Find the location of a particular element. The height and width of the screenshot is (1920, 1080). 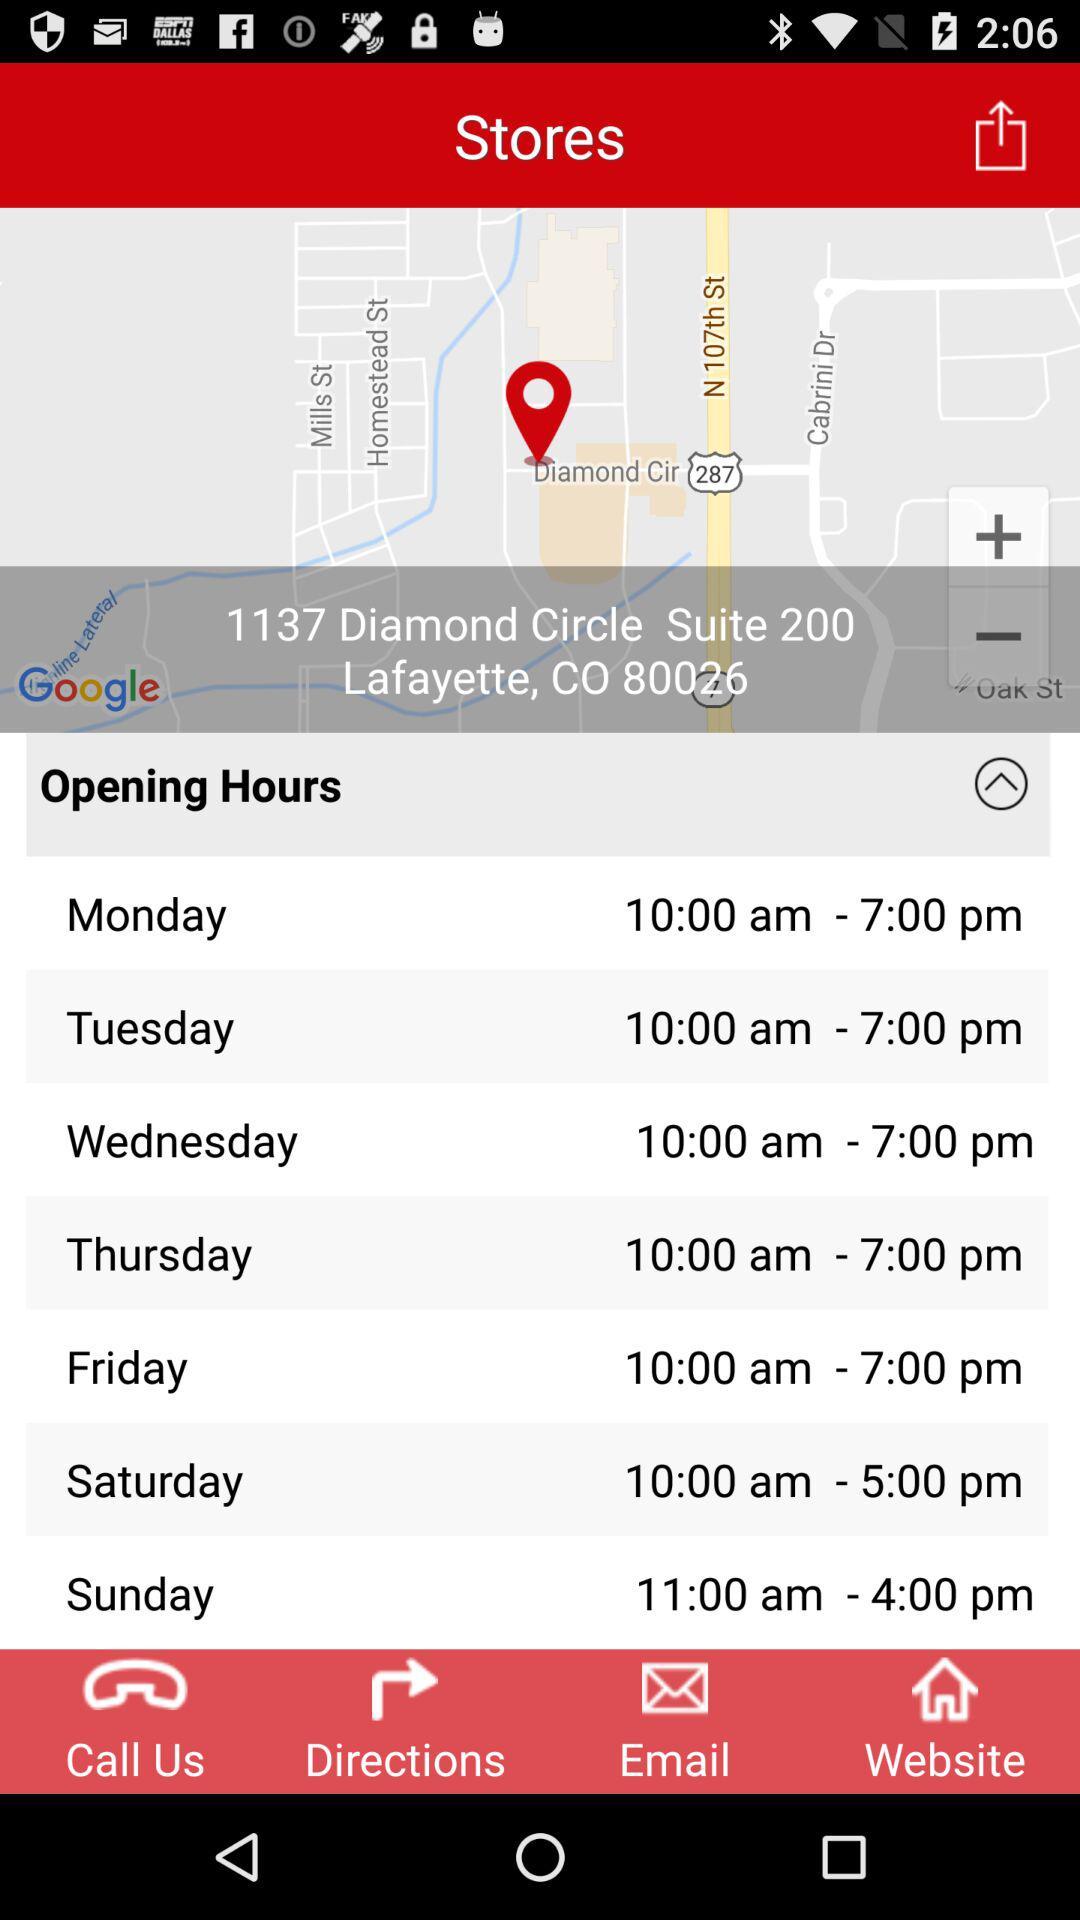

app next to the email item is located at coordinates (945, 1720).